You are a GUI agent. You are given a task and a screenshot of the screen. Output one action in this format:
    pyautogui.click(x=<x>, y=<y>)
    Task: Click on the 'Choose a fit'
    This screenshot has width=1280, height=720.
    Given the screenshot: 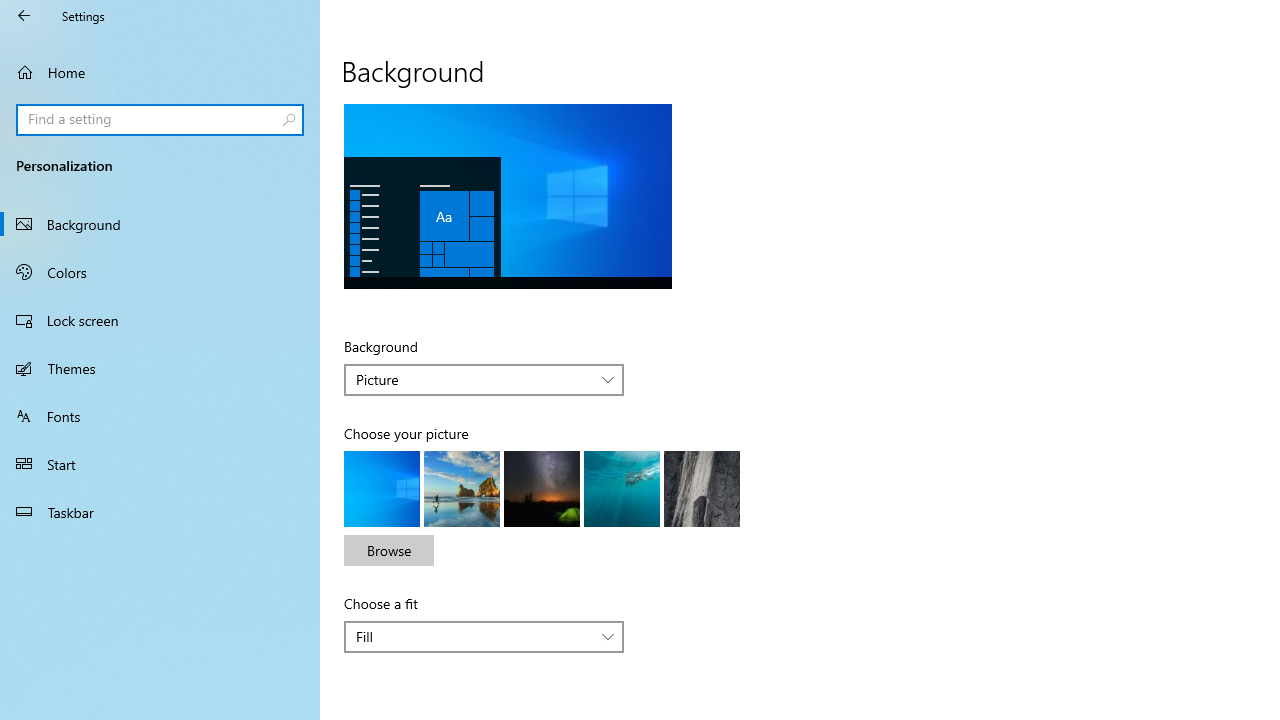 What is the action you would take?
    pyautogui.click(x=484, y=636)
    